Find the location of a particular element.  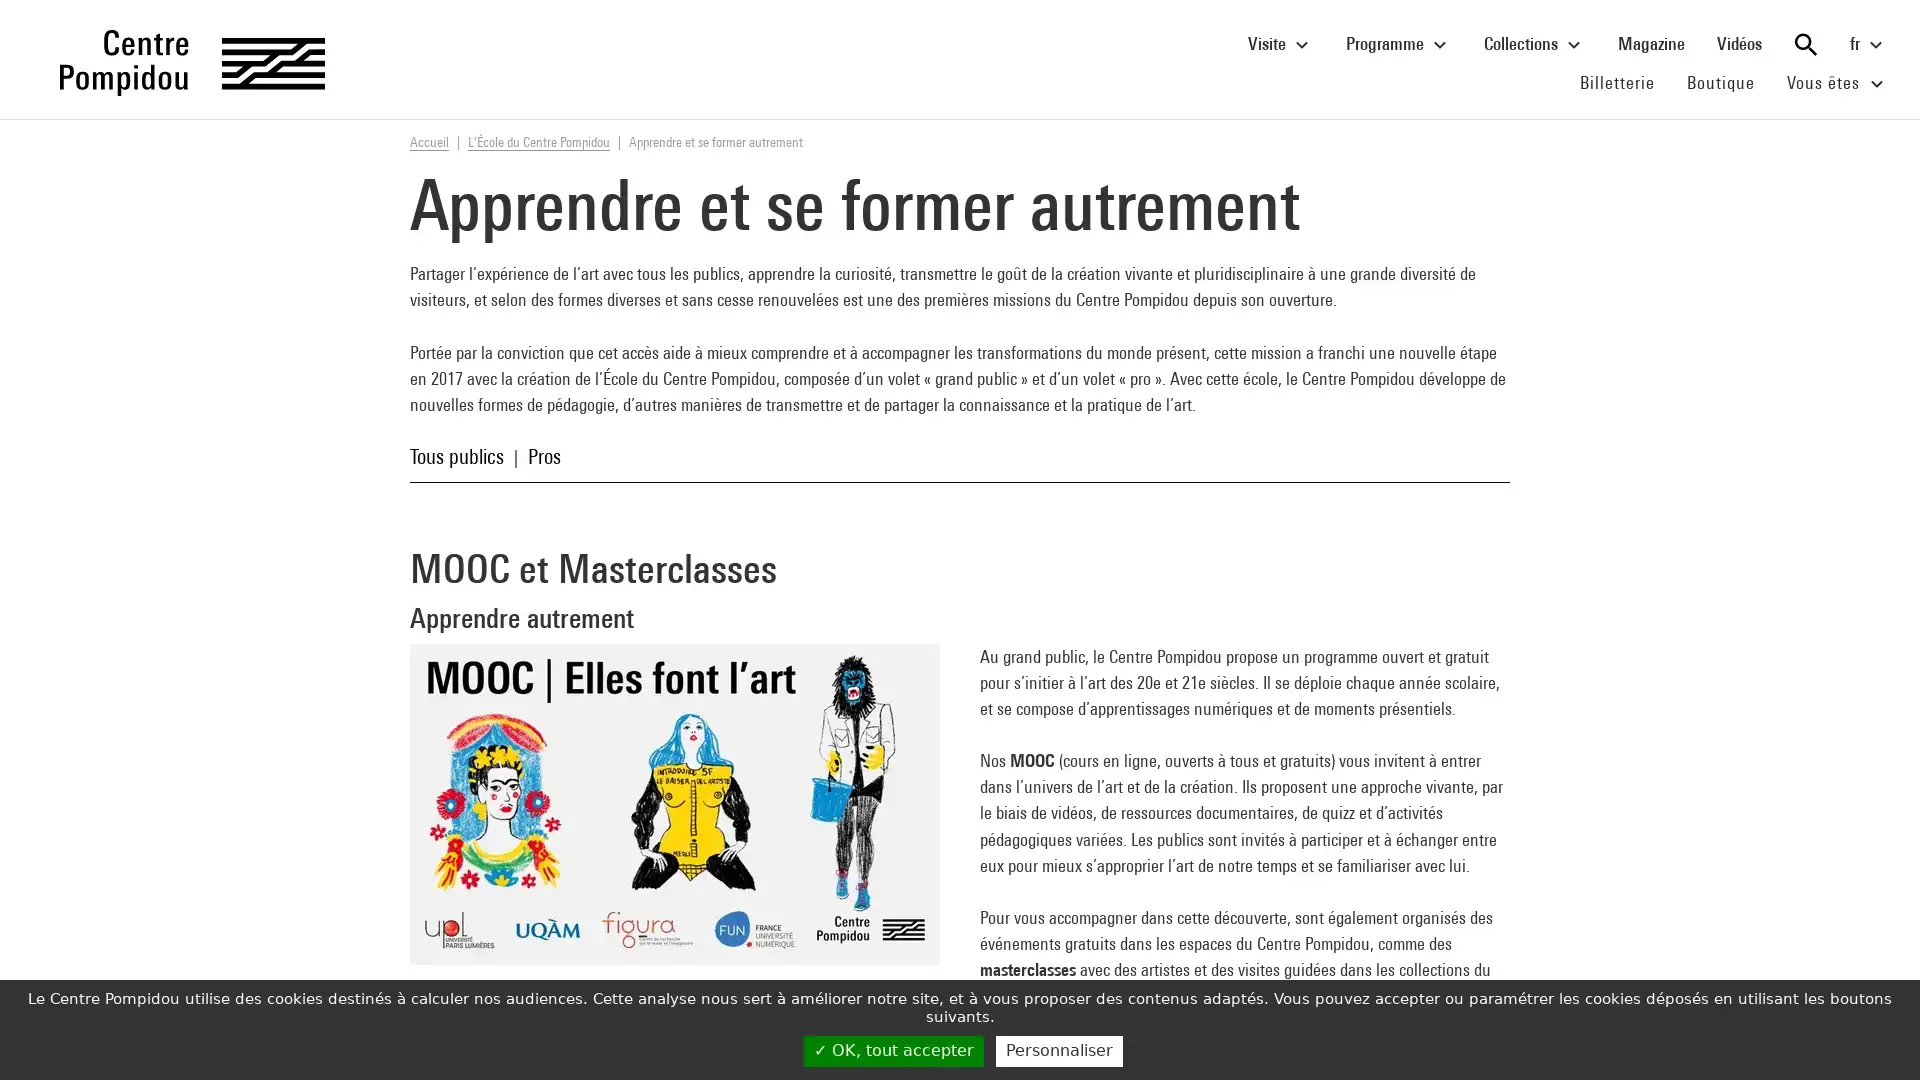

OK, tout accepter is located at coordinates (892, 1050).